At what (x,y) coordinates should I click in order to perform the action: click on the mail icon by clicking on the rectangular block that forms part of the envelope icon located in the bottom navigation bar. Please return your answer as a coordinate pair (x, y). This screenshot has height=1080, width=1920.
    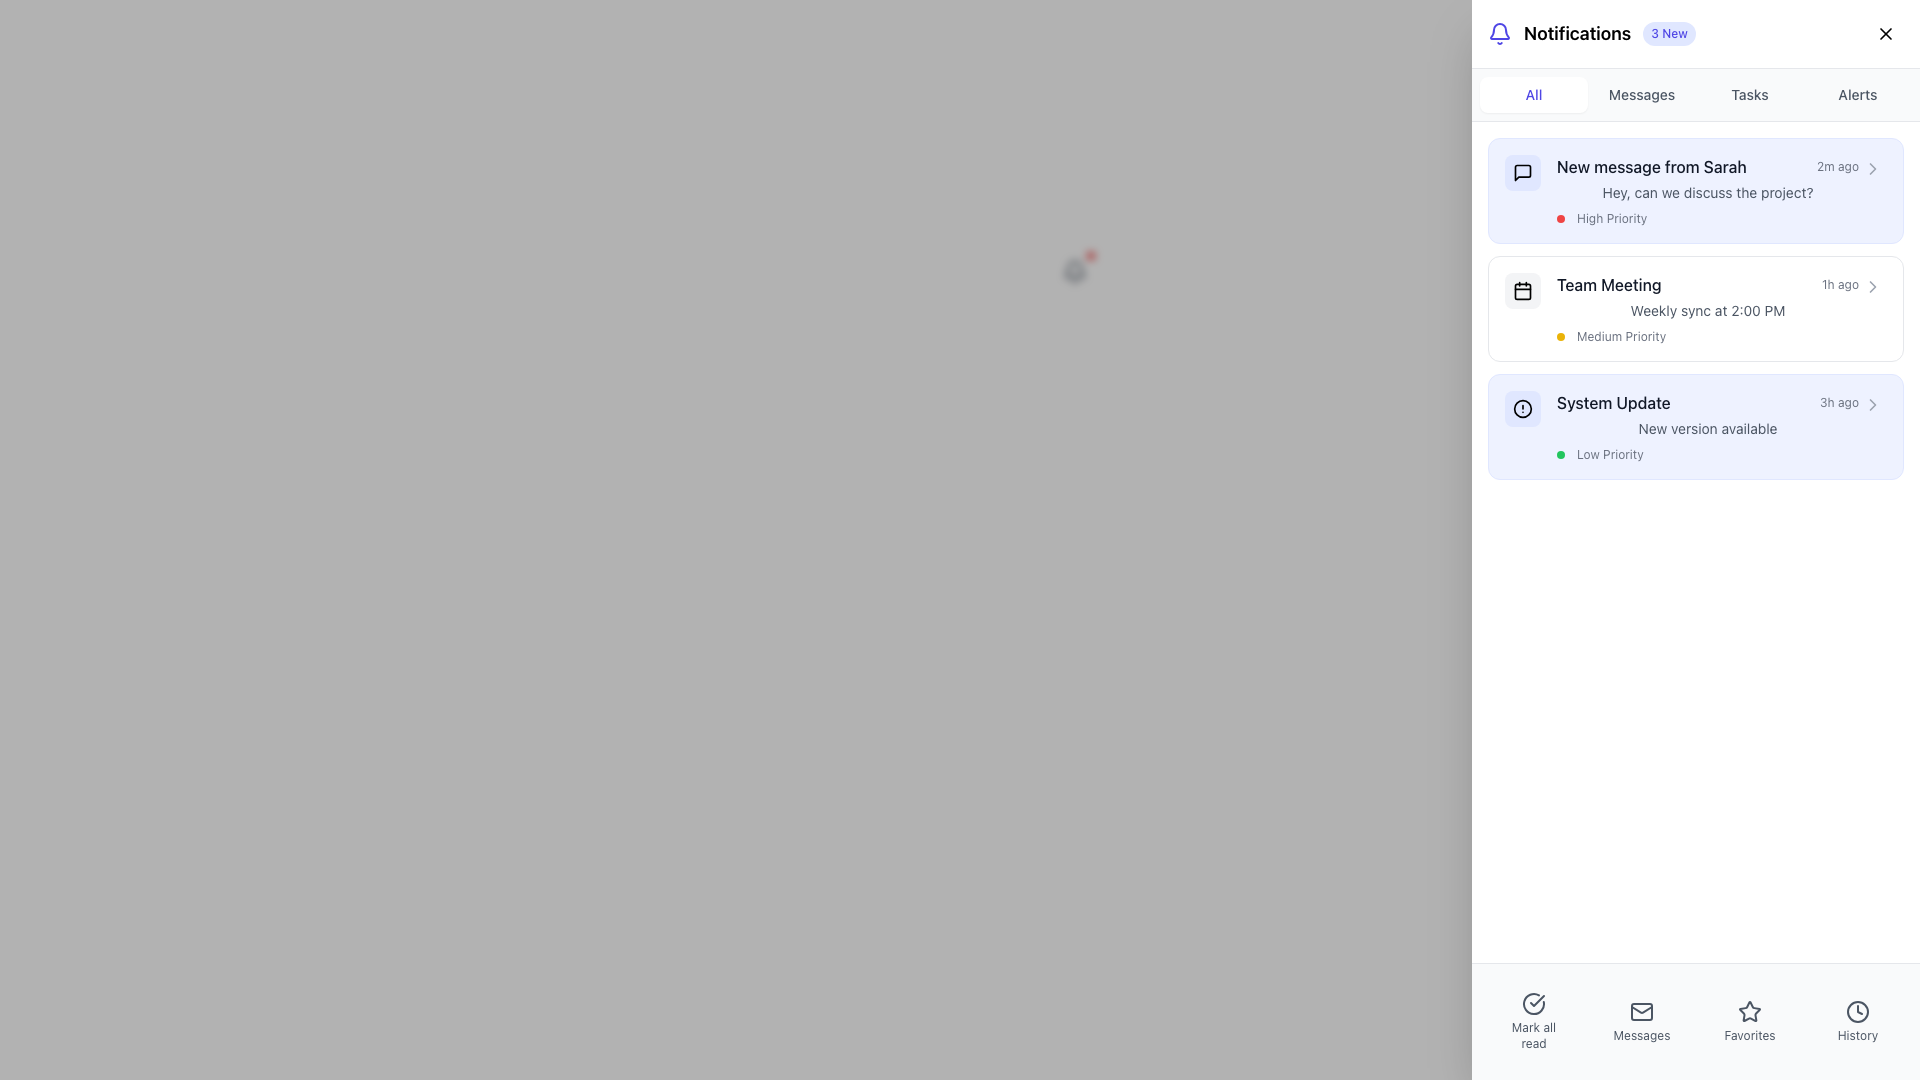
    Looking at the image, I should click on (1641, 1011).